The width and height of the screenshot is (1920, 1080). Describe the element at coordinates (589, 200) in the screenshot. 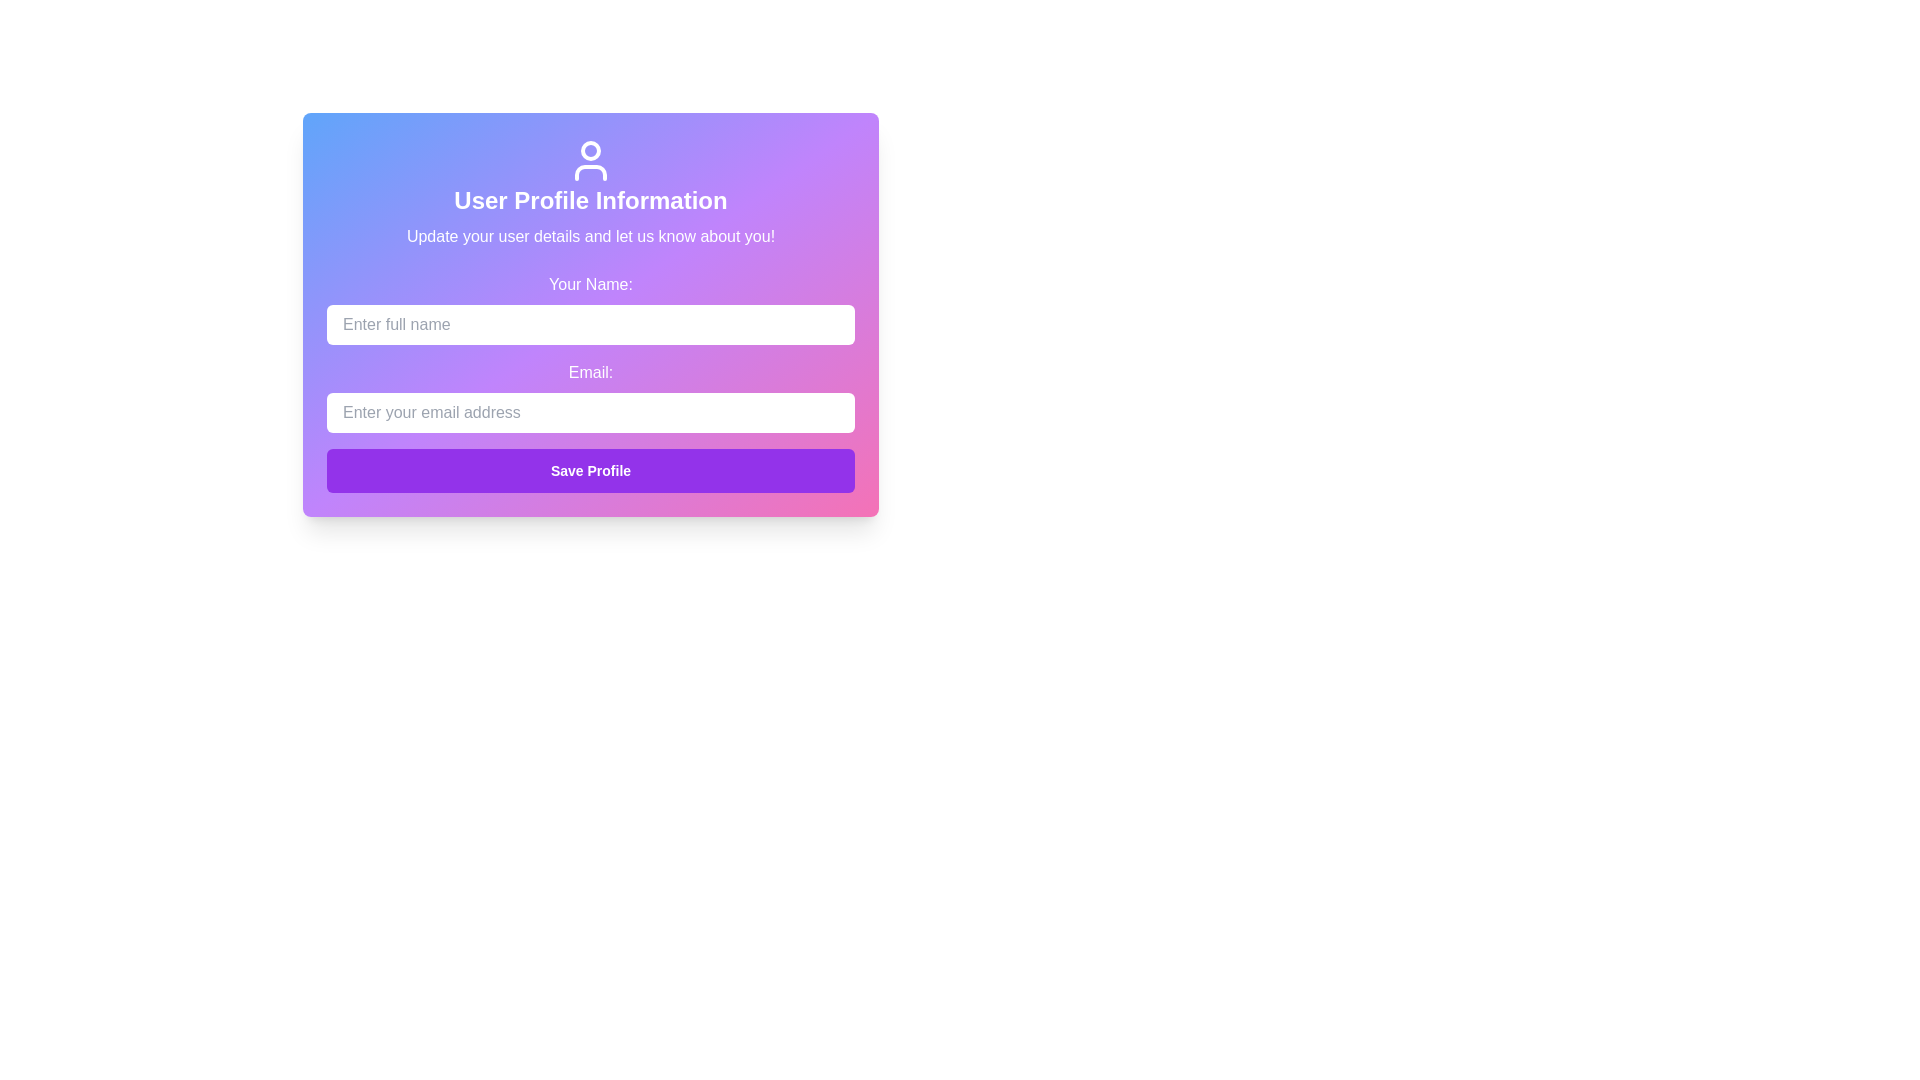

I see `the static text label that serves as the heading for the user profile management interface, positioned centrally in the header of the card interface` at that location.